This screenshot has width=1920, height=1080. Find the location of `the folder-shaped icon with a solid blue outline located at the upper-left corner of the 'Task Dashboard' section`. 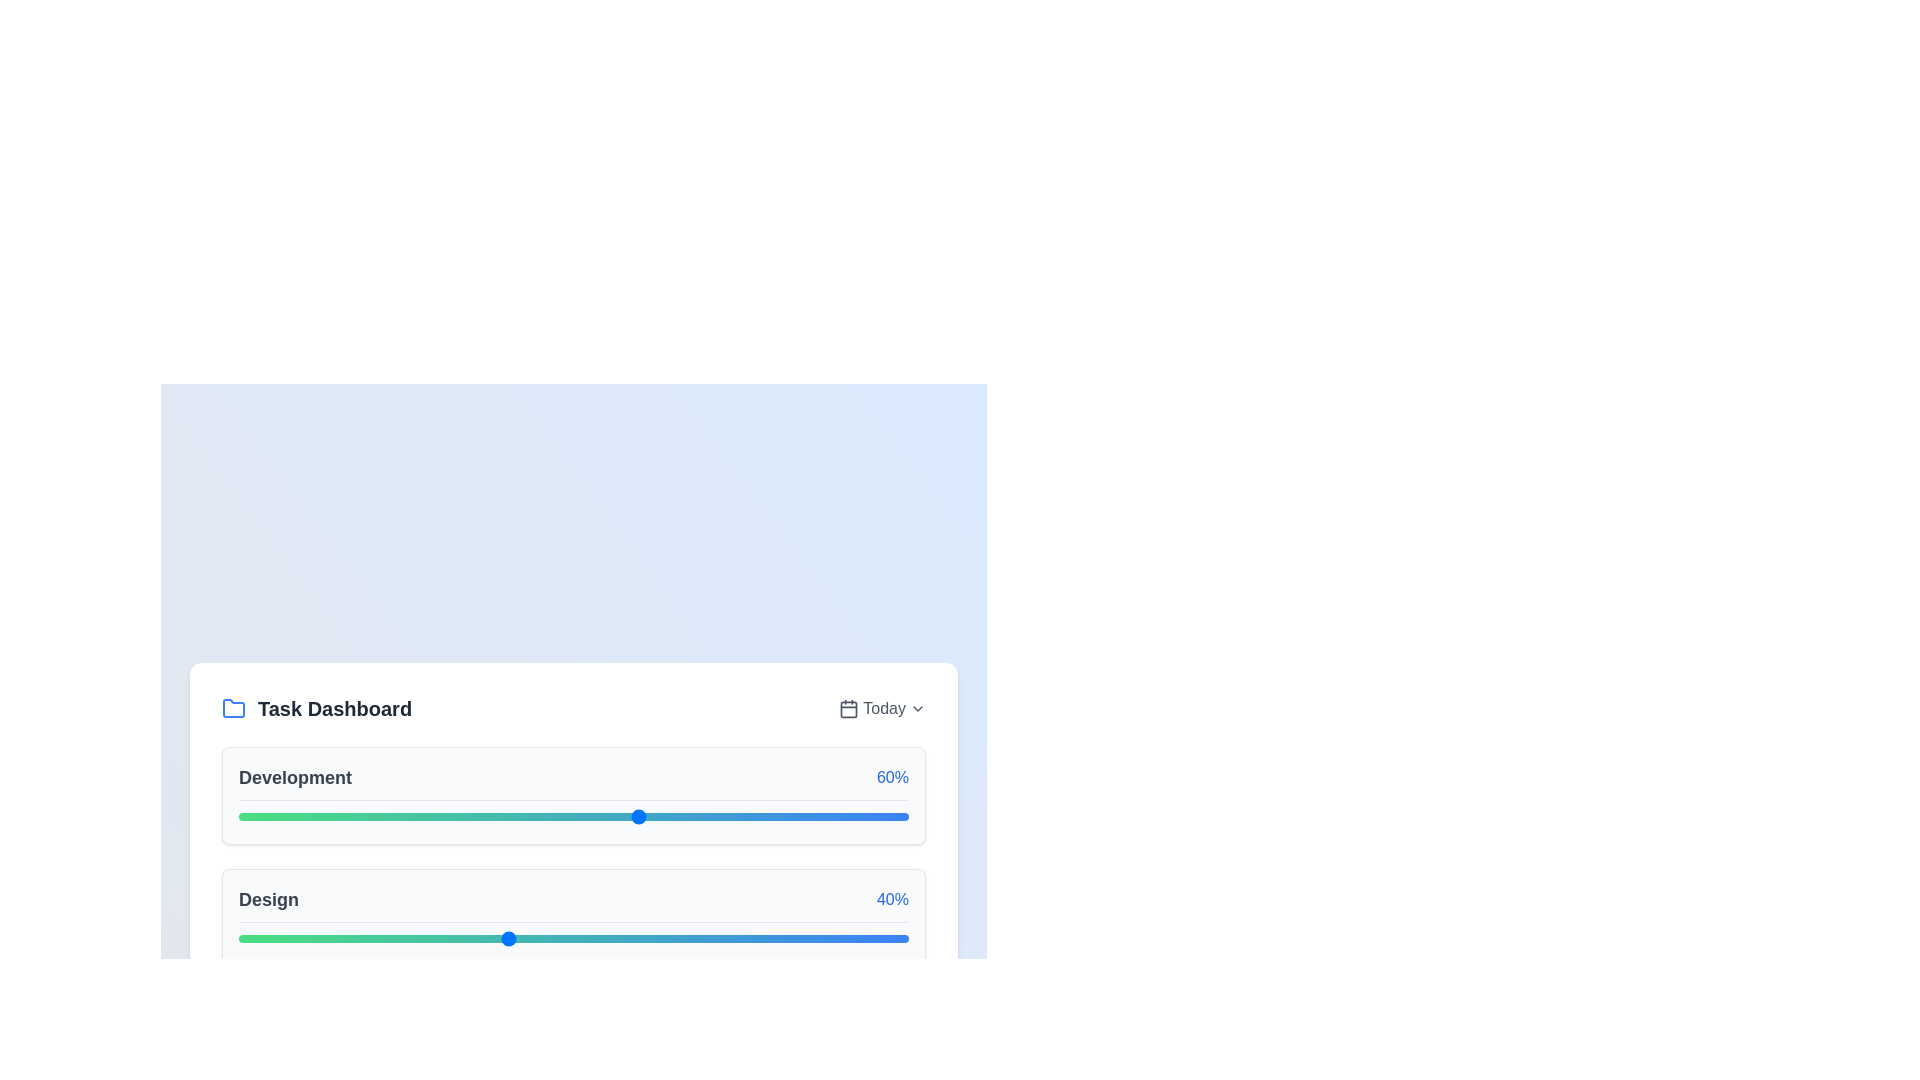

the folder-shaped icon with a solid blue outline located at the upper-left corner of the 'Task Dashboard' section is located at coordinates (234, 708).